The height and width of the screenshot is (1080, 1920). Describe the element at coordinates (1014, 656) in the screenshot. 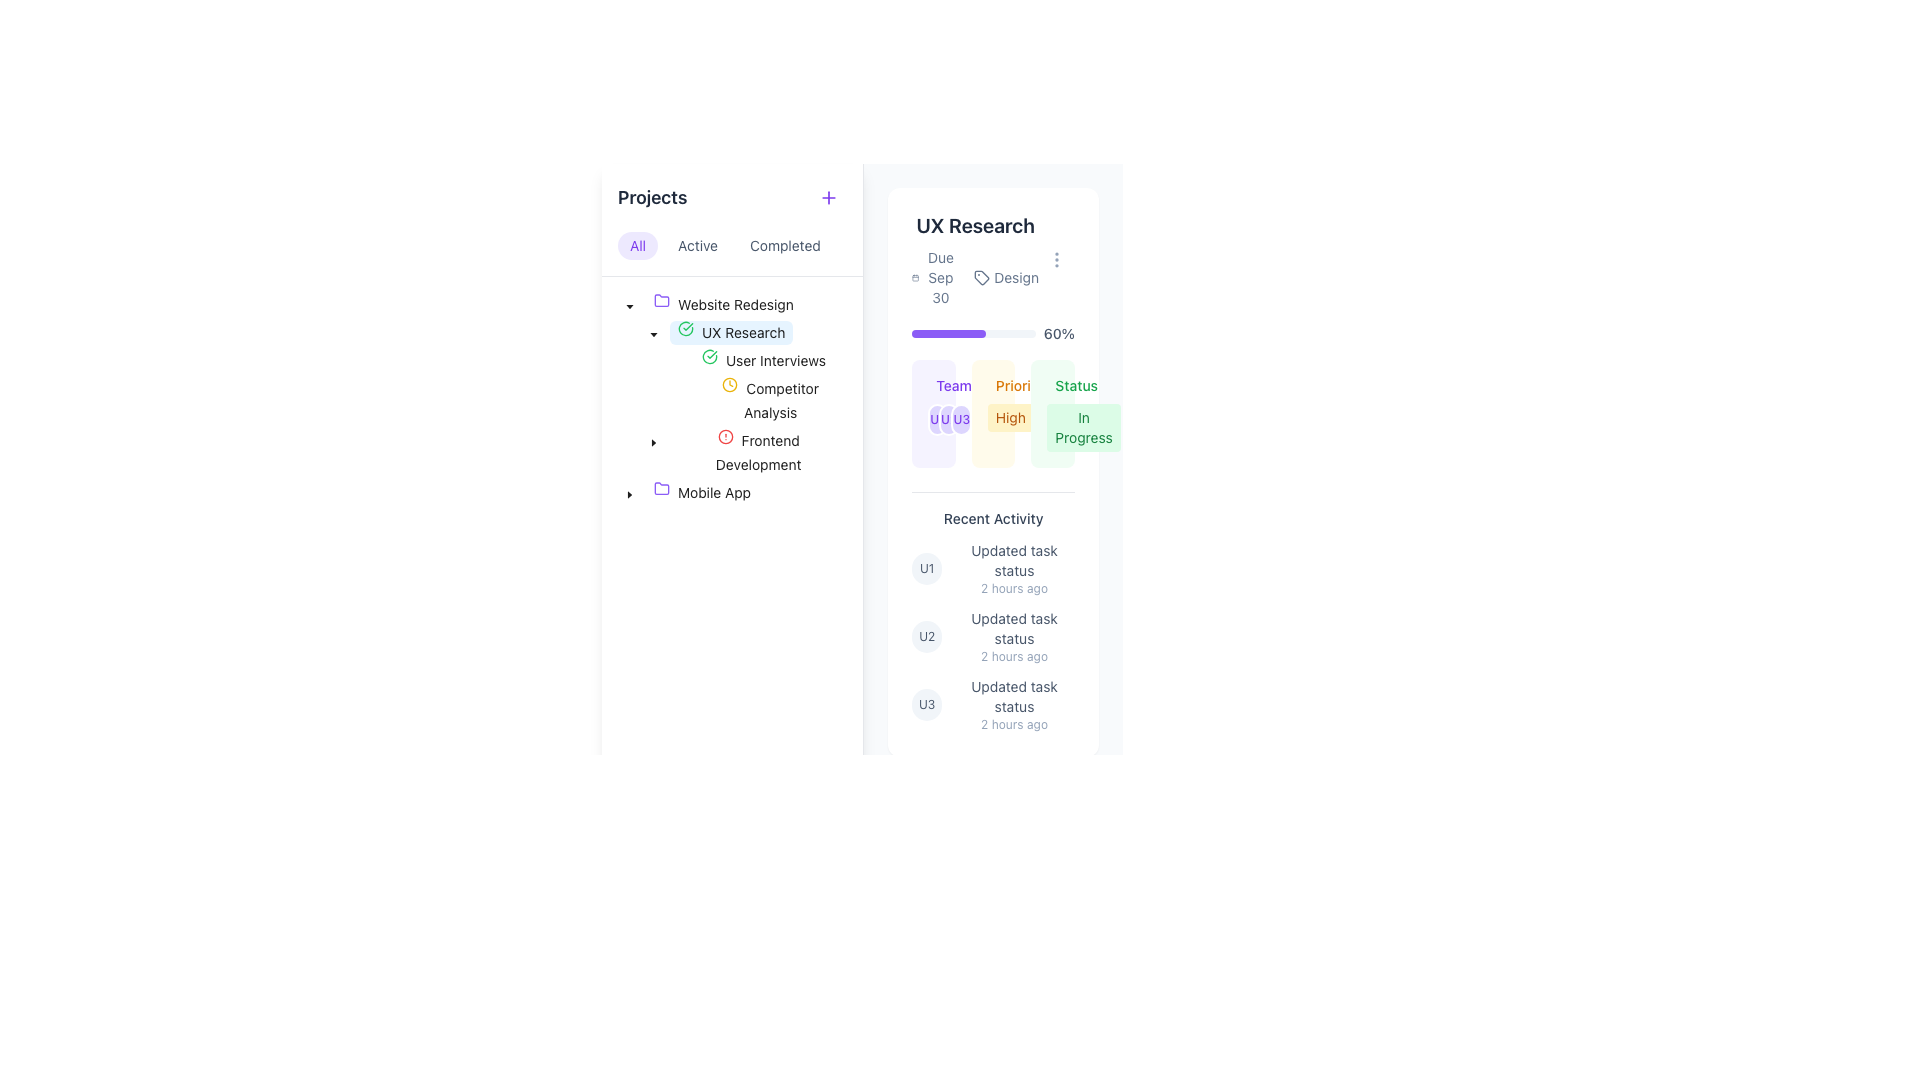

I see `static text displaying '2 hours ago', which is located directly below the 'Updated task status' in the 'Recent Activity' section, associated with the second item (U2) in the chronological list` at that location.